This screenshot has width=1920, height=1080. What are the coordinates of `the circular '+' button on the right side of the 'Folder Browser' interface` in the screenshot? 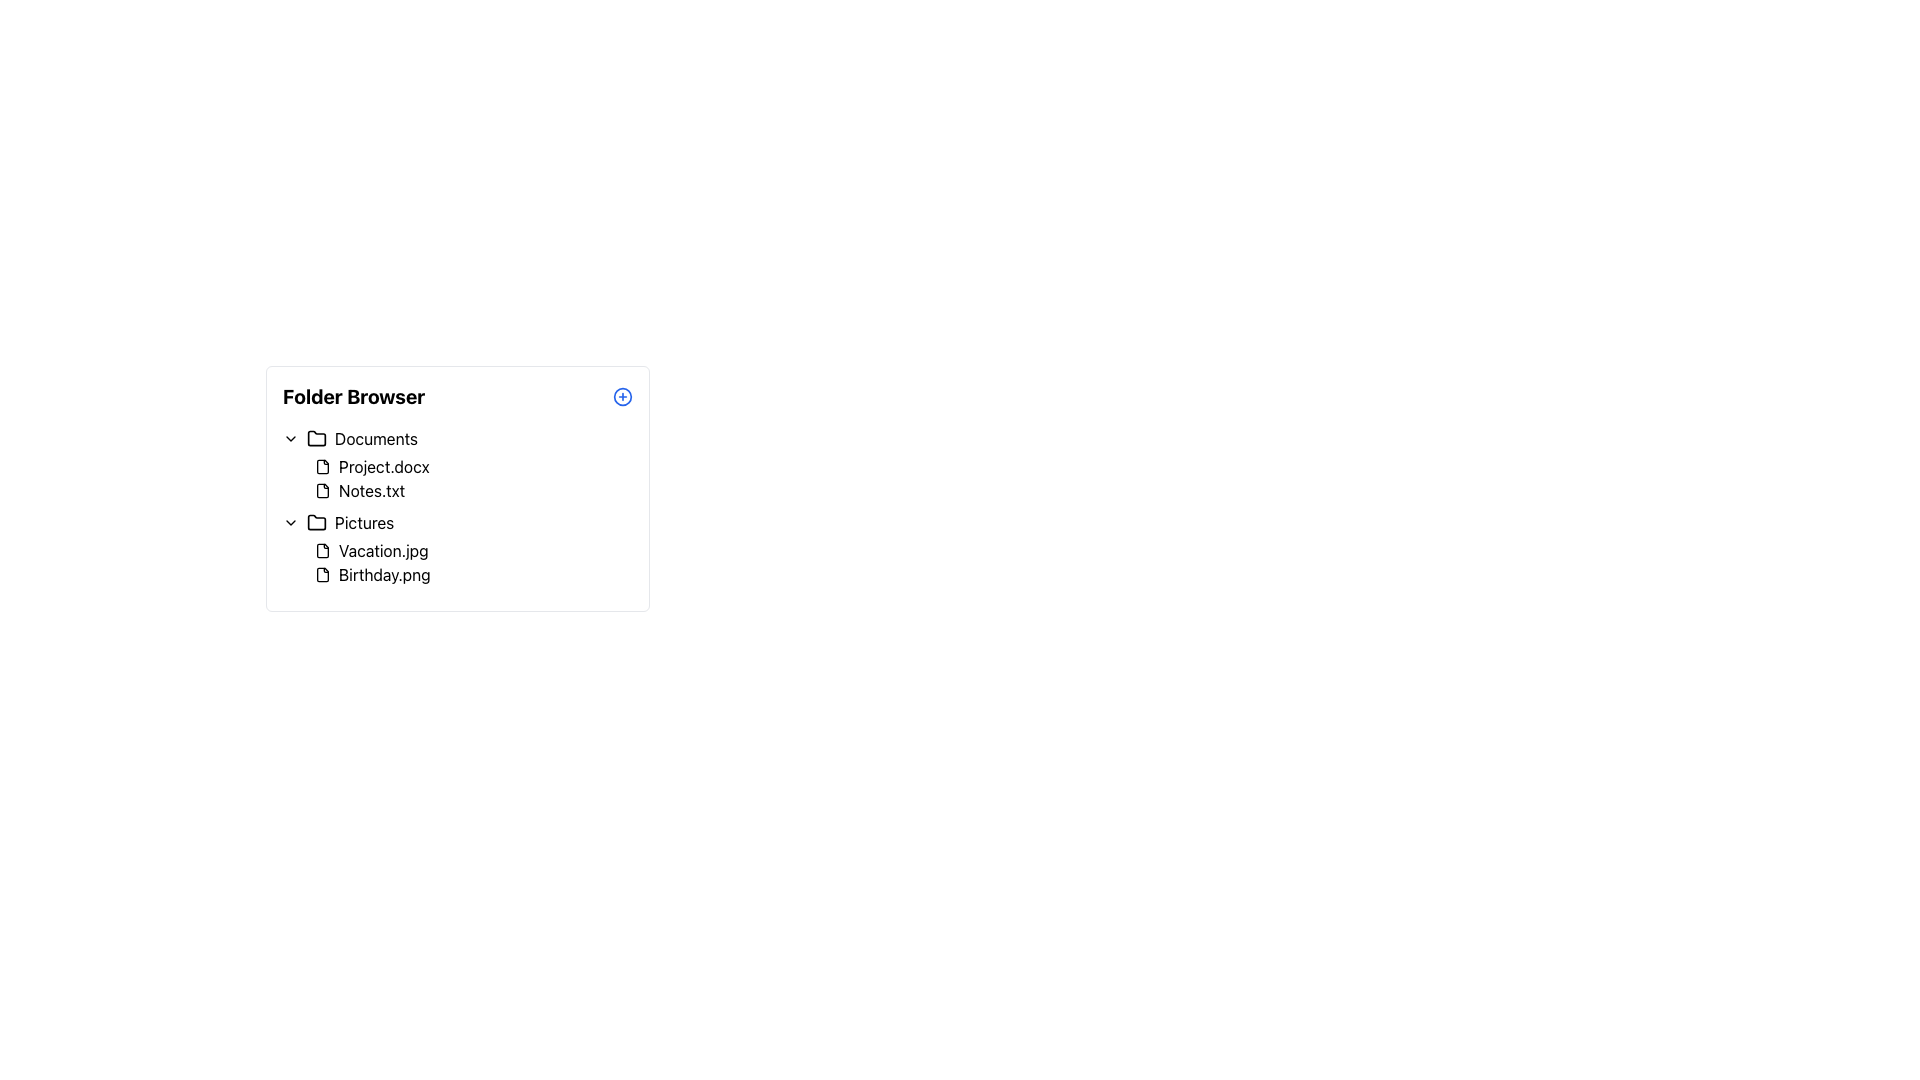 It's located at (622, 397).